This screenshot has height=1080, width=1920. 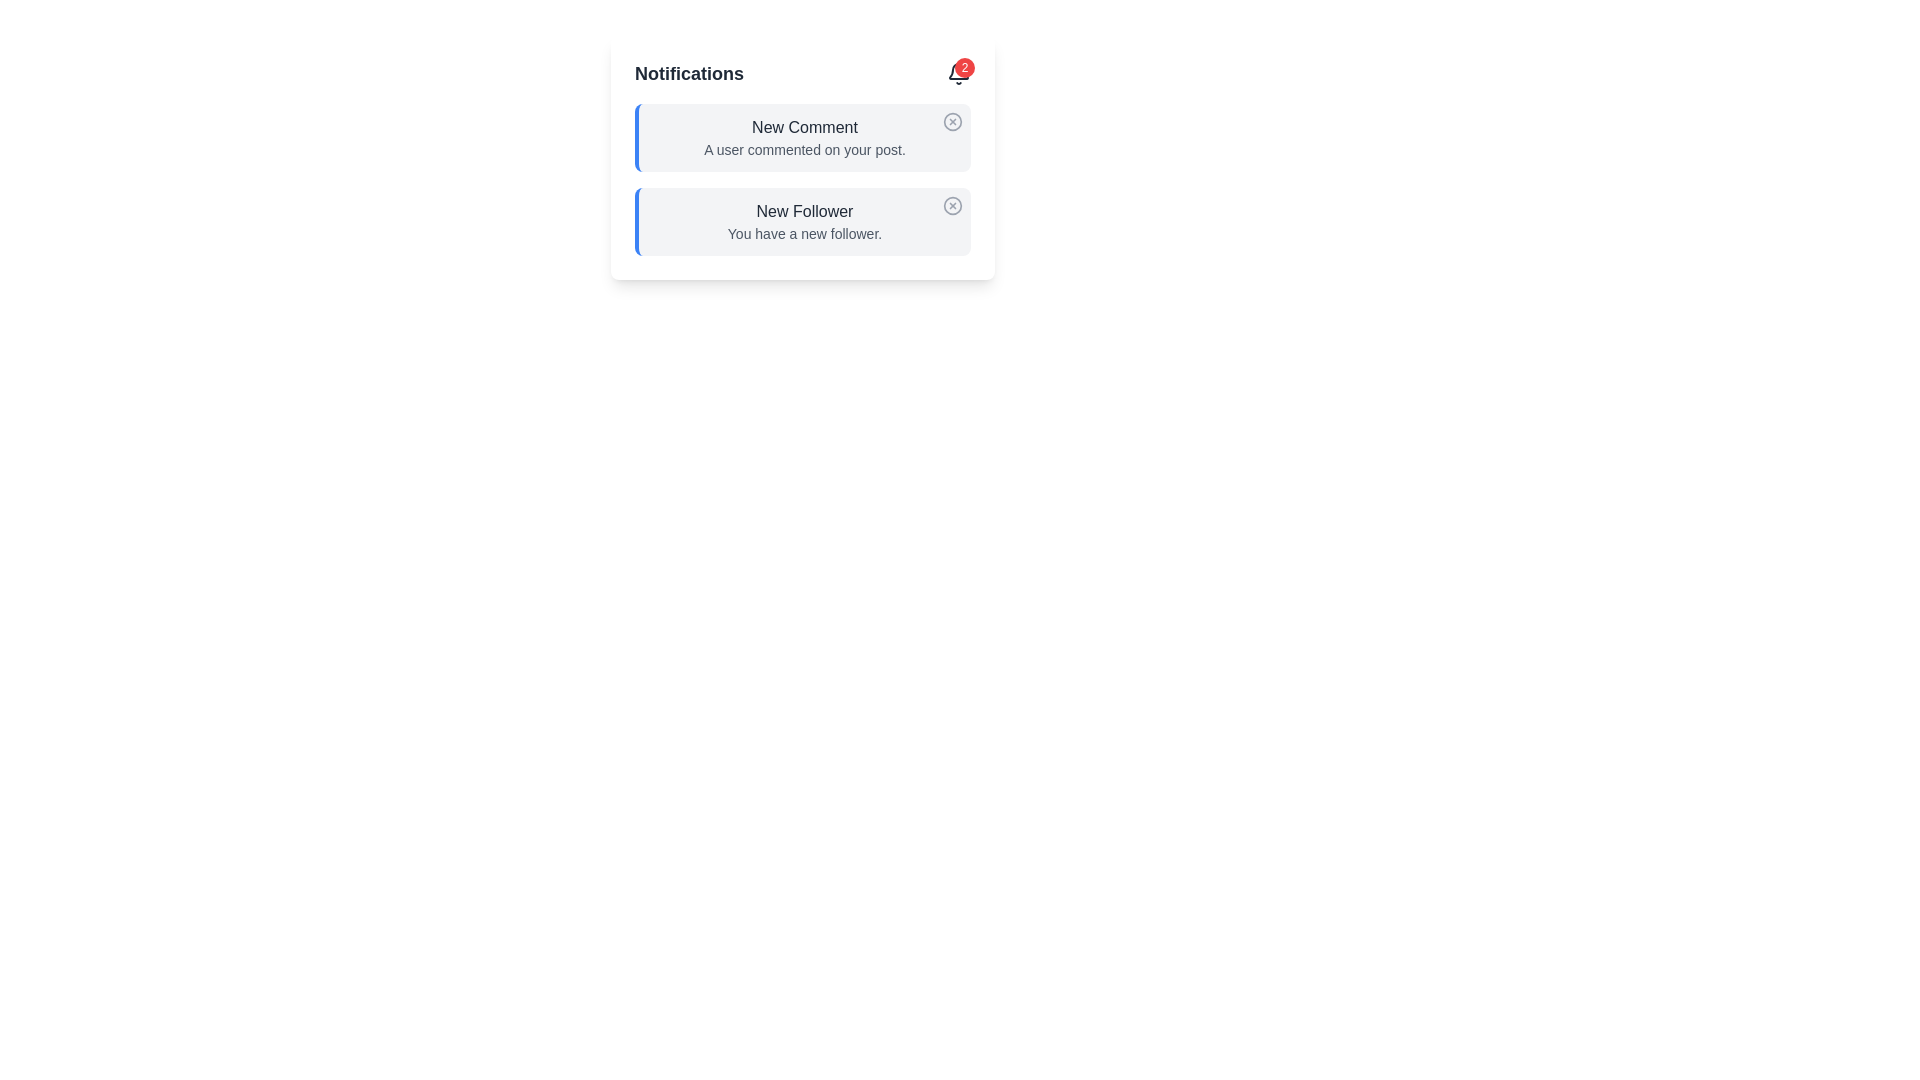 What do you see at coordinates (802, 137) in the screenshot?
I see `the Notification card that informs the user about a new comment on their post, which is the first item in the notifications list` at bounding box center [802, 137].